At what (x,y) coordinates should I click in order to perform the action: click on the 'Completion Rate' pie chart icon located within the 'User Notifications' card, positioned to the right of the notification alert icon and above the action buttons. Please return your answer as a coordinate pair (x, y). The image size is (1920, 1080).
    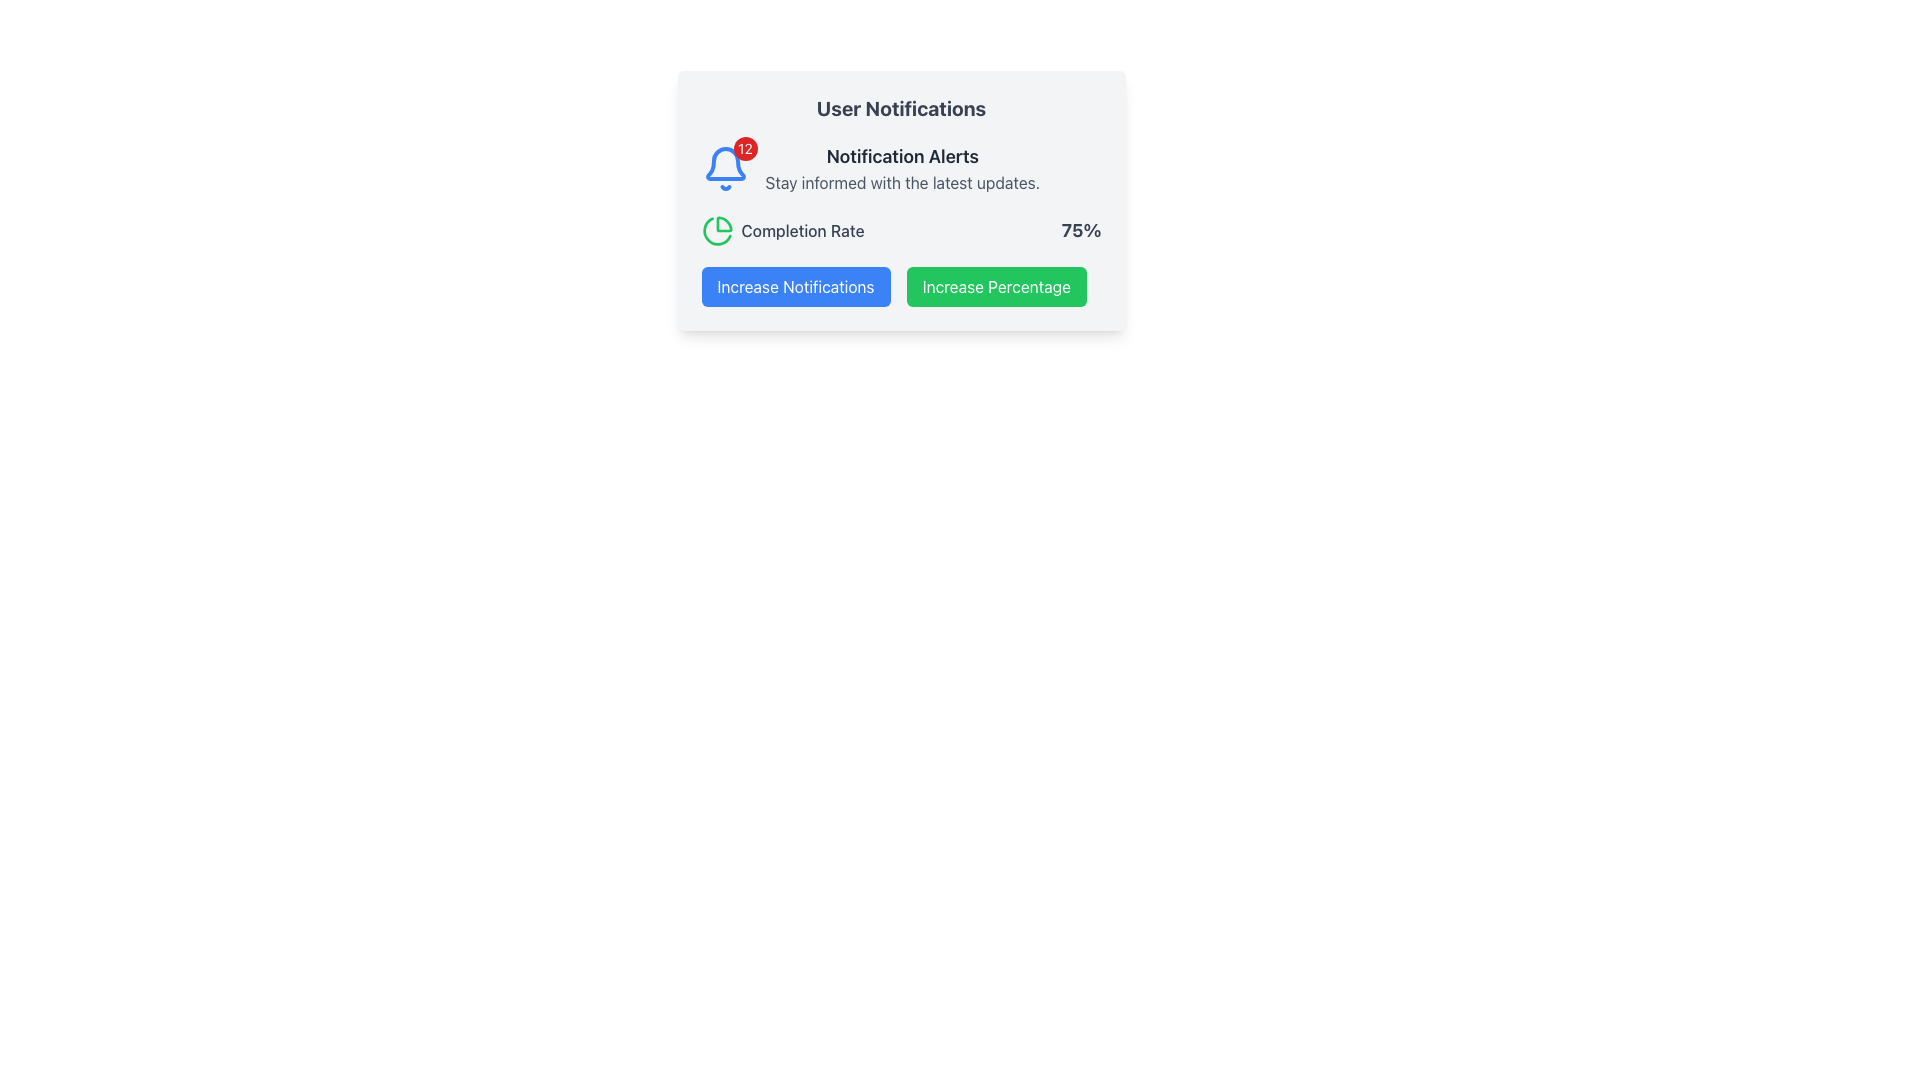
    Looking at the image, I should click on (717, 230).